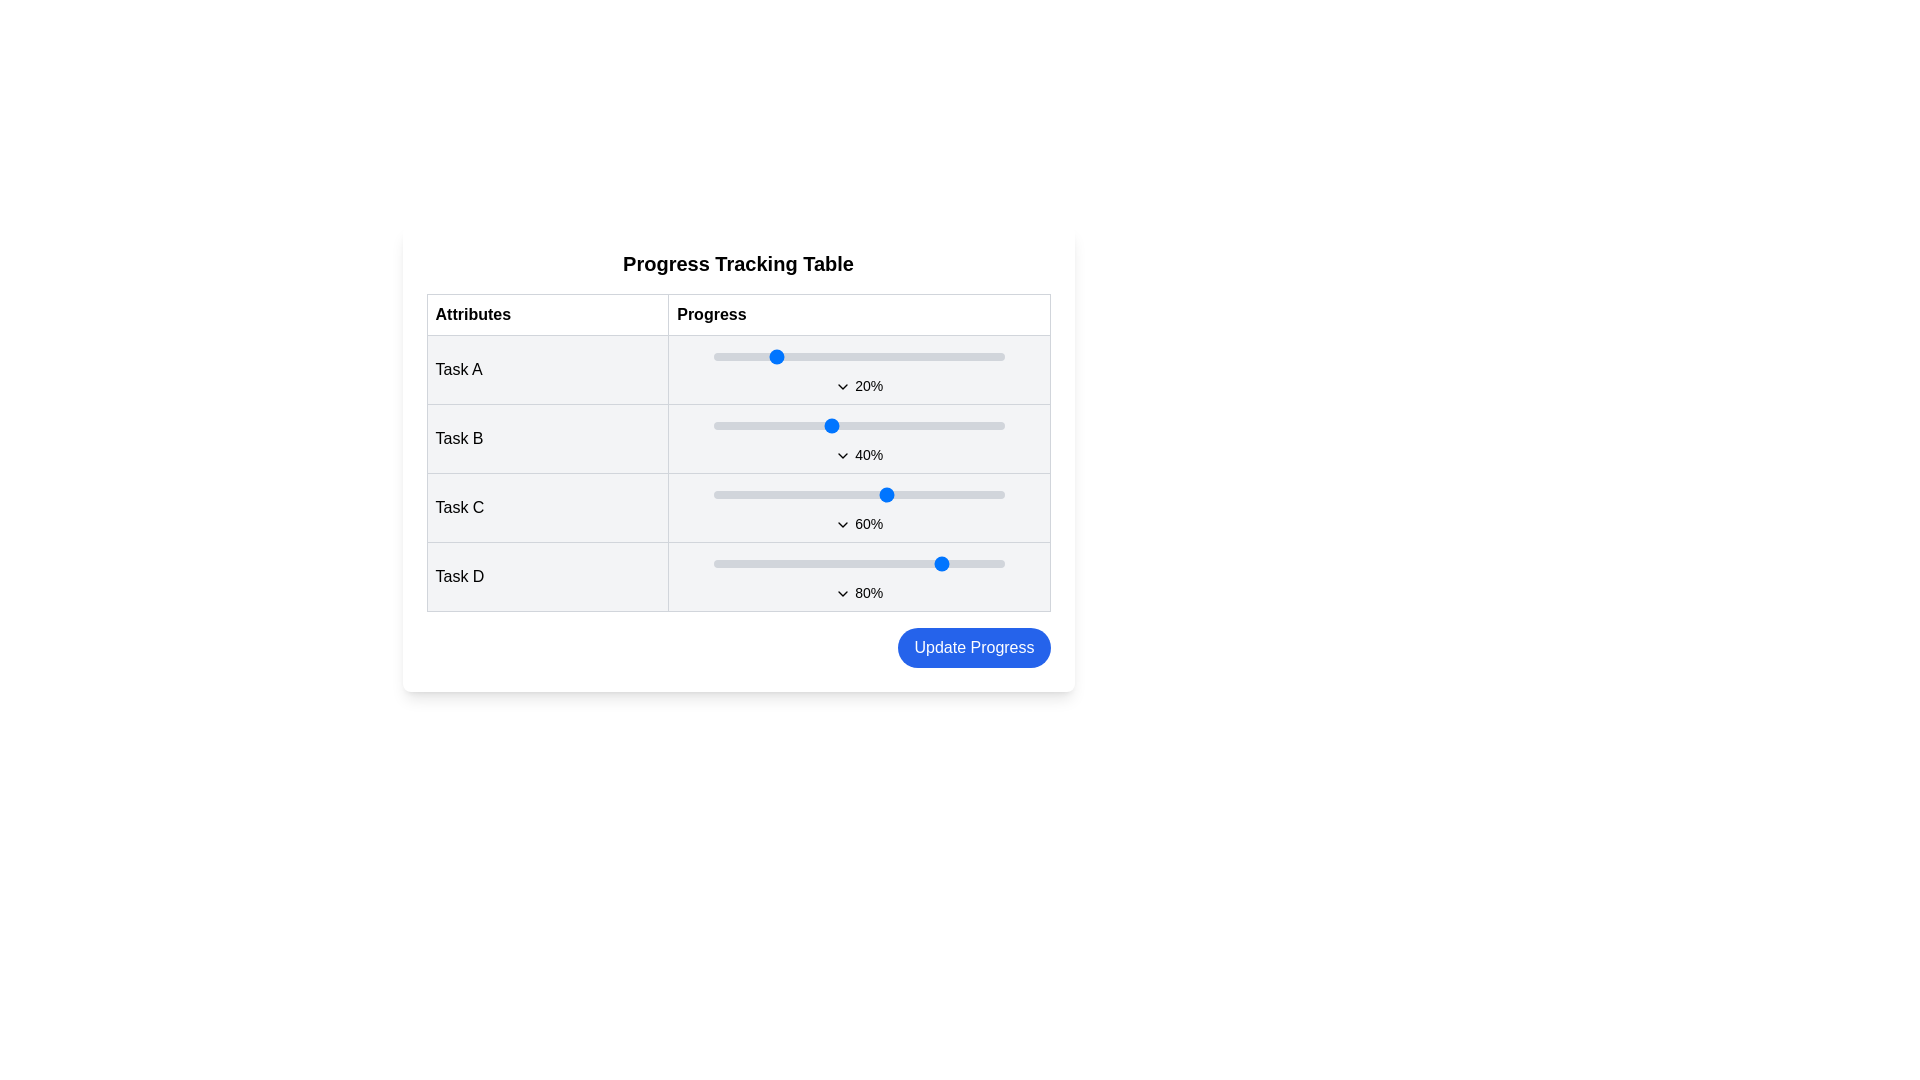 This screenshot has height=1080, width=1920. I want to click on the progress of Task C, so click(970, 494).